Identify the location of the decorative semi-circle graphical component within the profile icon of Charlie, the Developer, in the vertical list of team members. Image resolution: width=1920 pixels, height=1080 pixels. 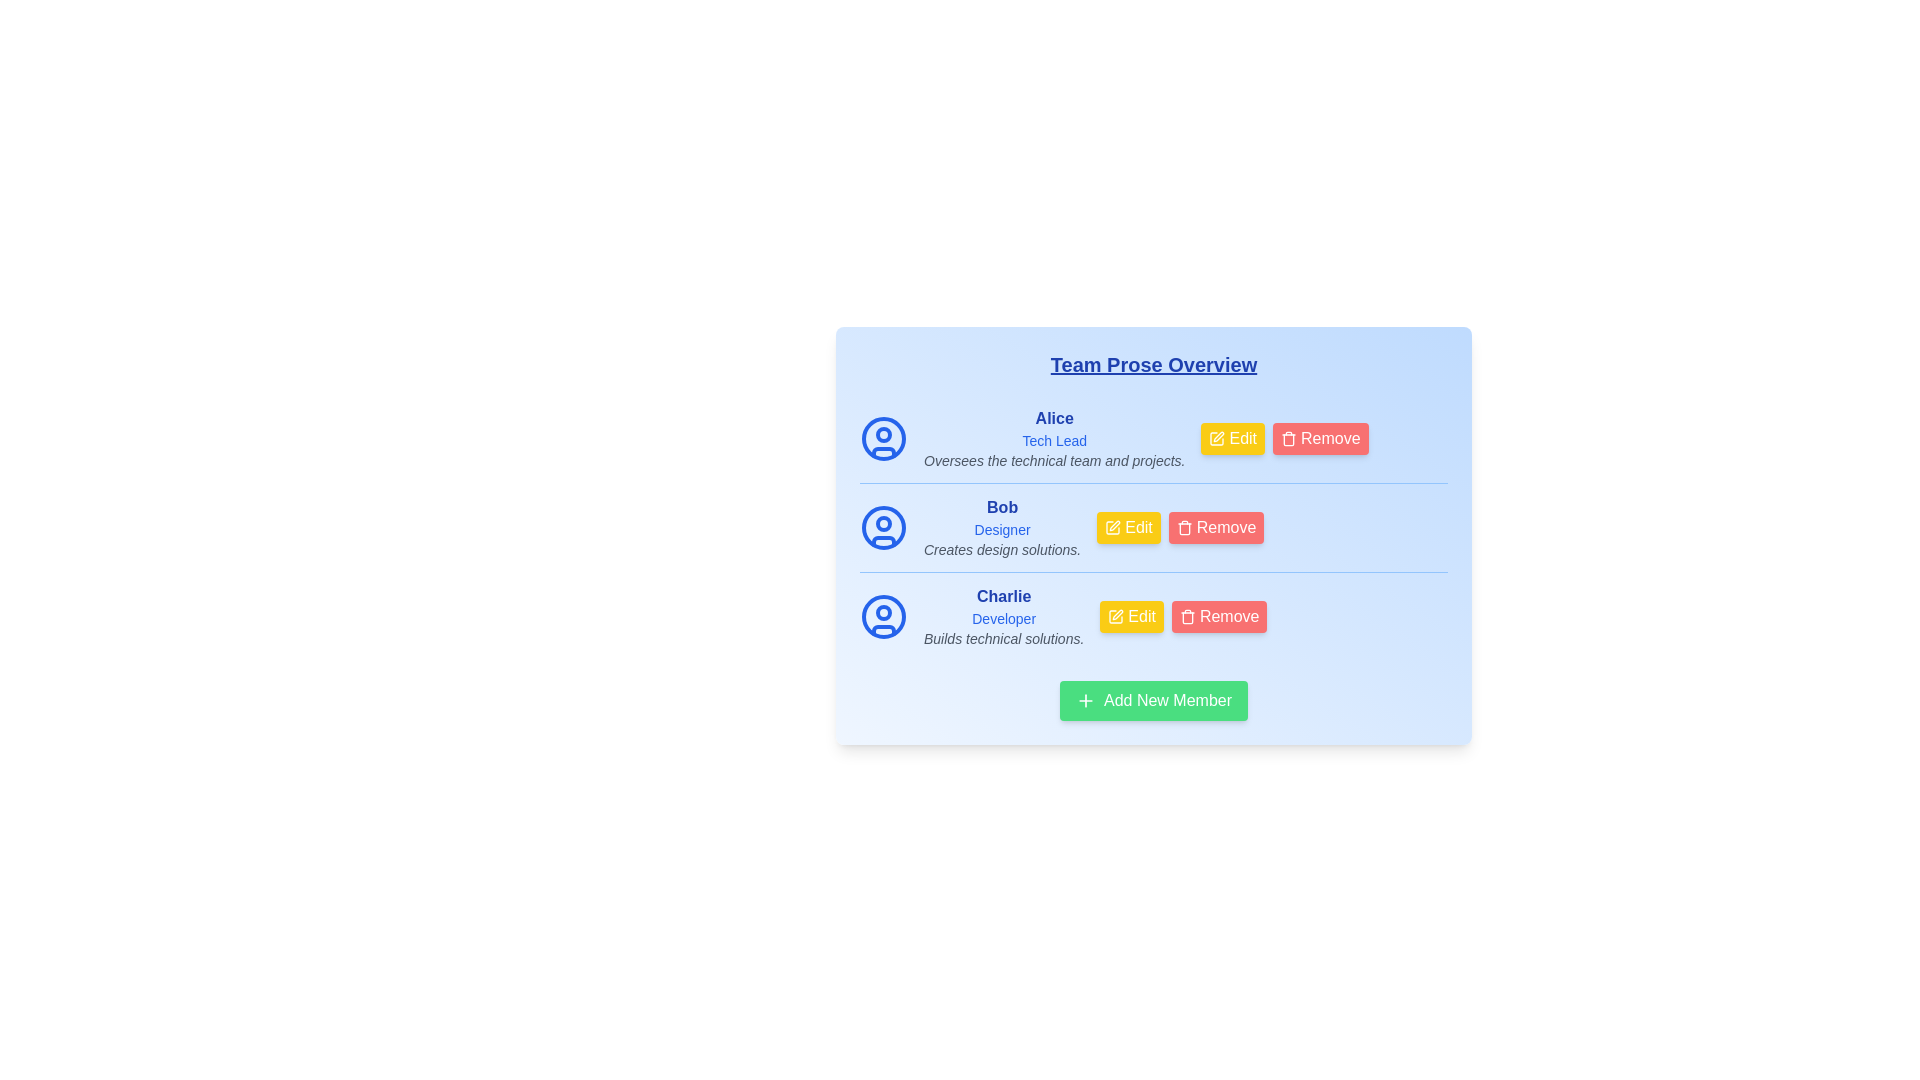
(882, 628).